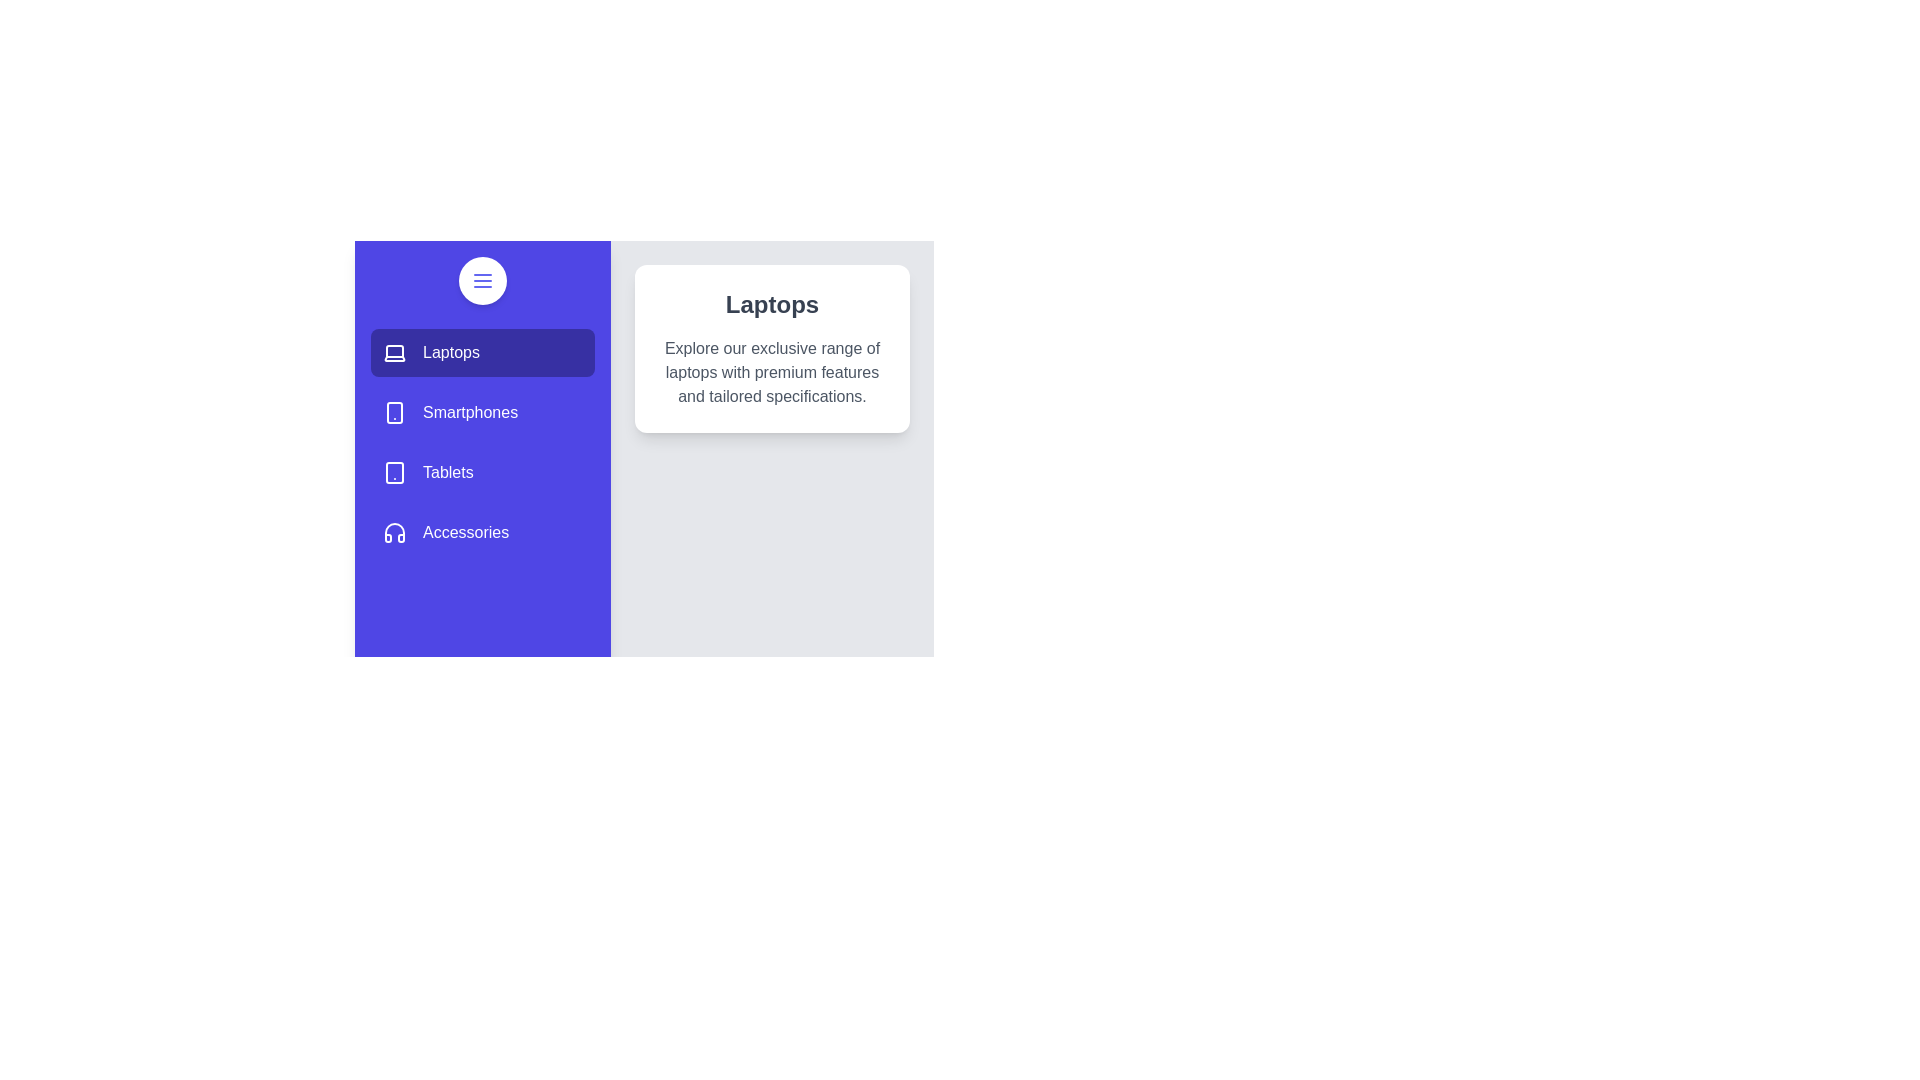 The width and height of the screenshot is (1920, 1080). I want to click on the Laptops category from the list, so click(483, 352).